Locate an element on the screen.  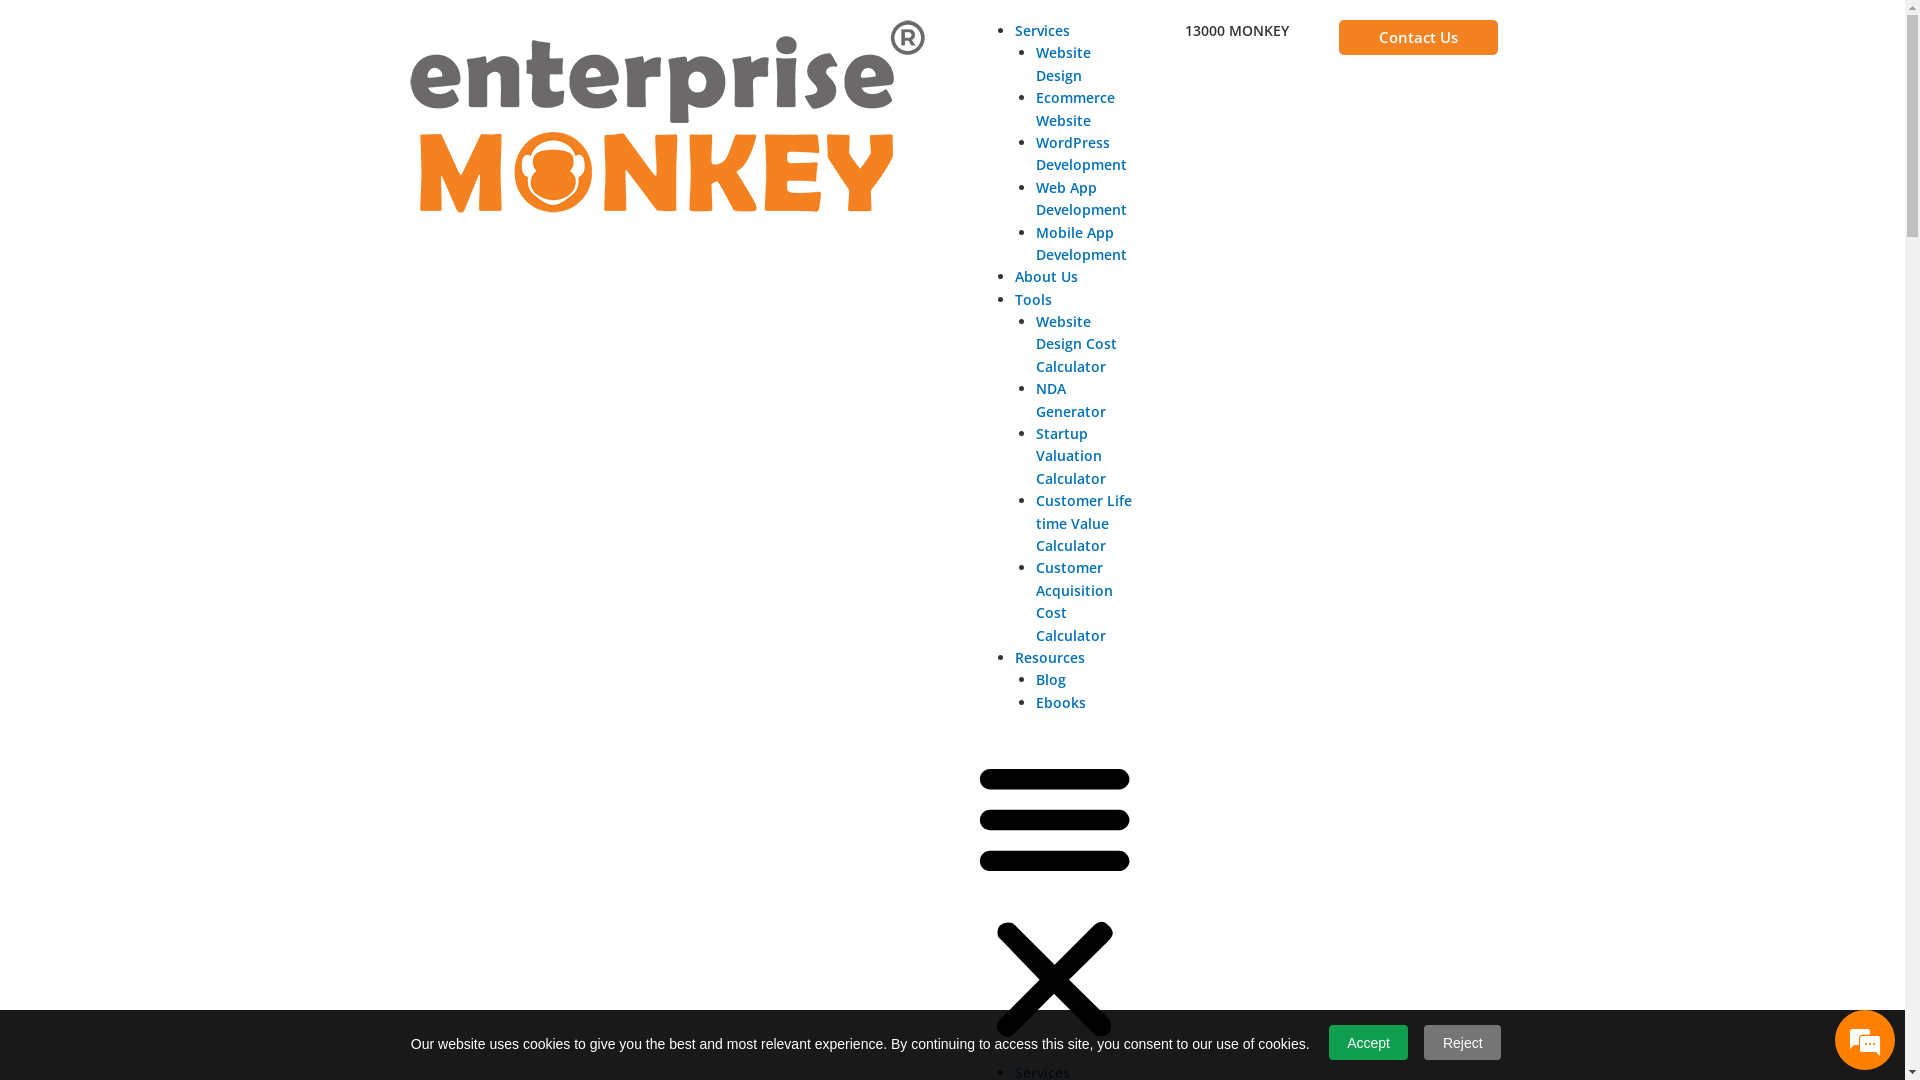
'Website Design Cost Calculator' is located at coordinates (1075, 342).